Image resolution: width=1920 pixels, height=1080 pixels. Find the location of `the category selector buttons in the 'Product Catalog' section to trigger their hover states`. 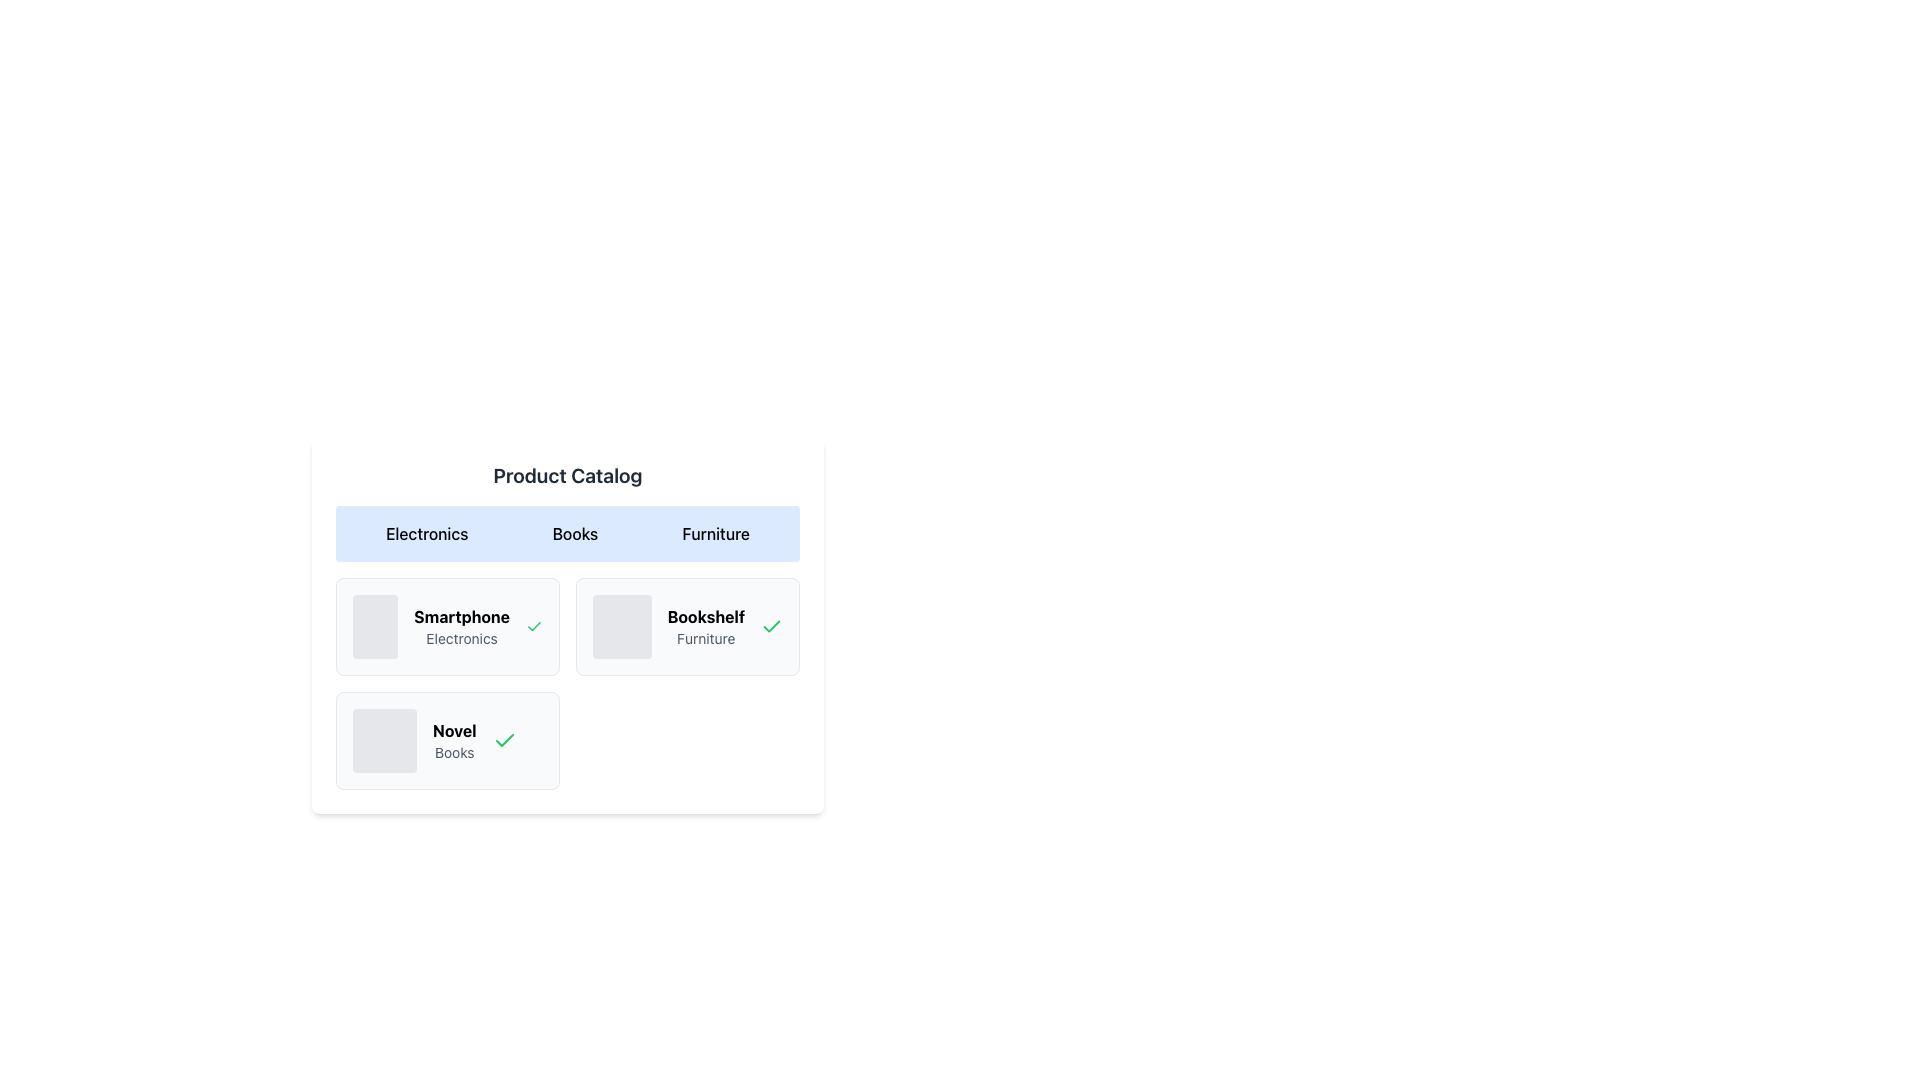

the category selector buttons in the 'Product Catalog' section to trigger their hover states is located at coordinates (566, 532).